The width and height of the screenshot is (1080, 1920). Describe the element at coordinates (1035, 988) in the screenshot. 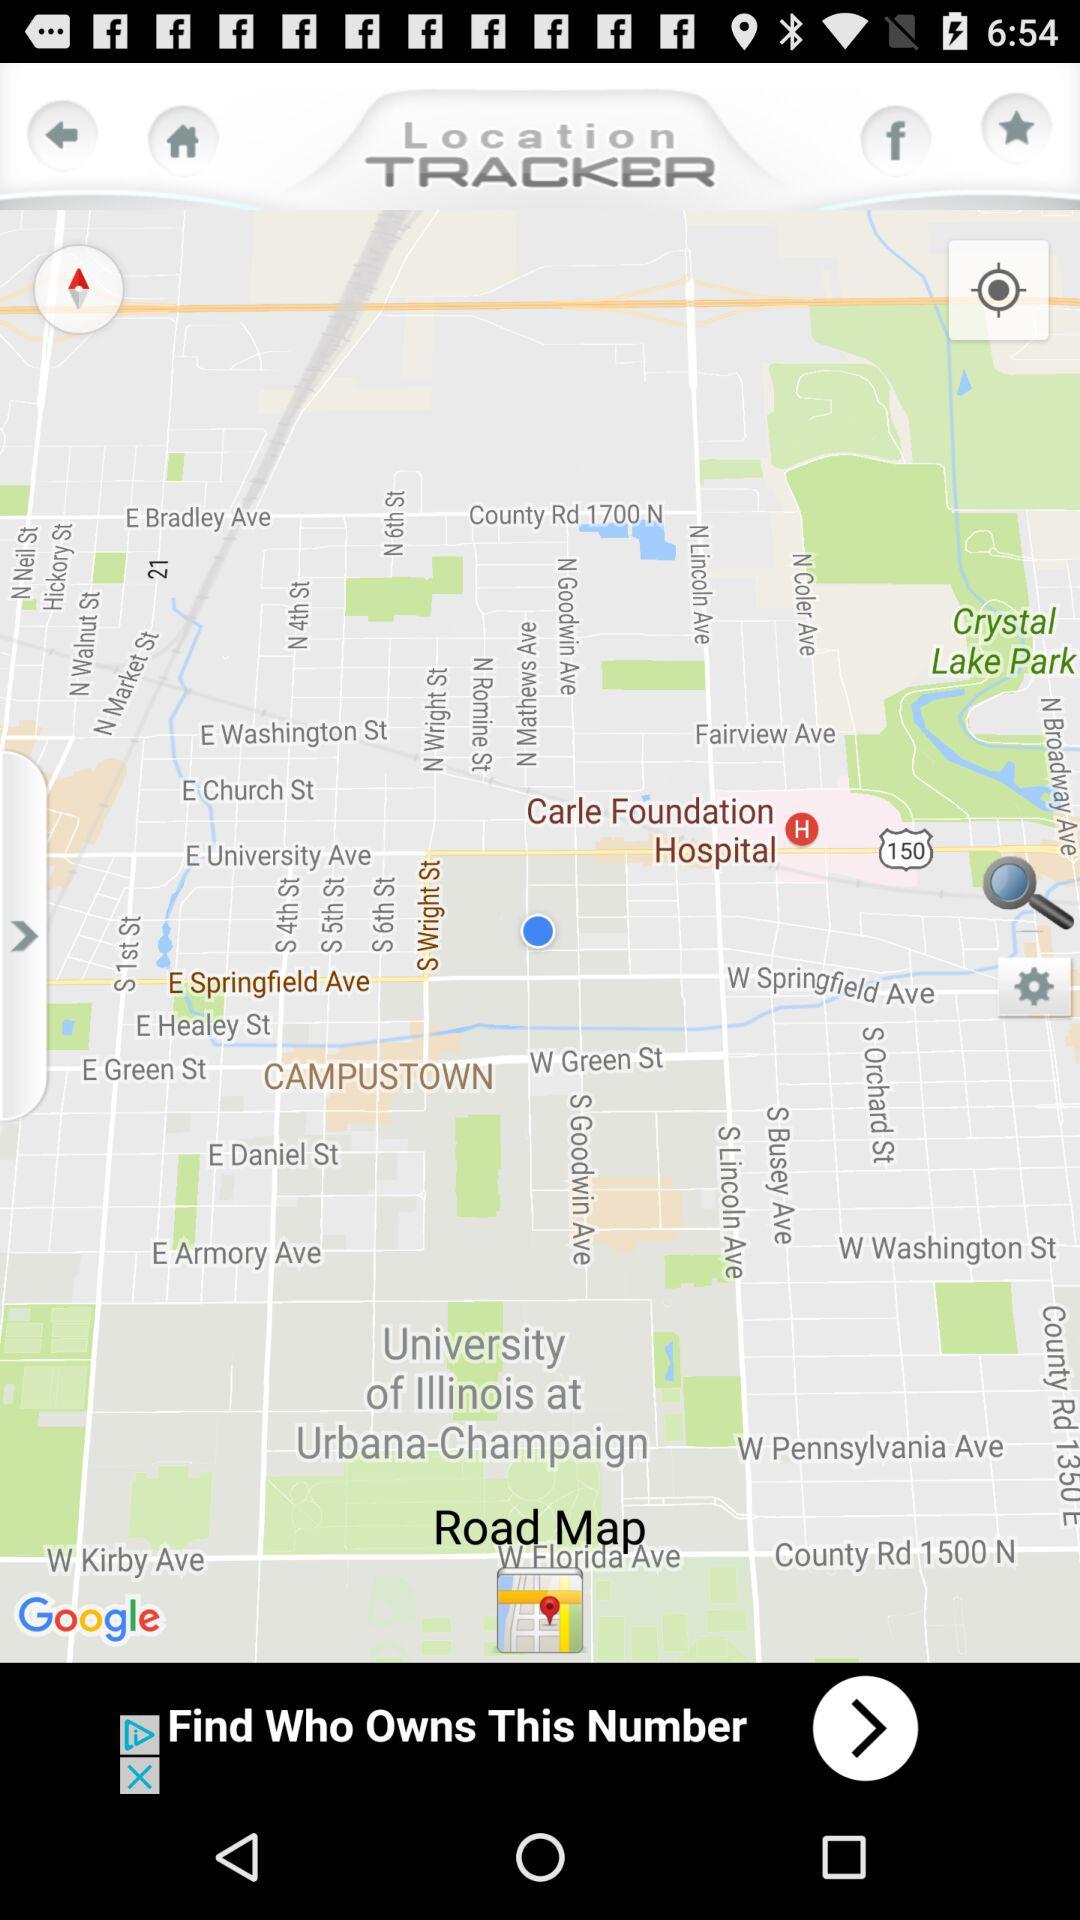

I see `google setting button` at that location.